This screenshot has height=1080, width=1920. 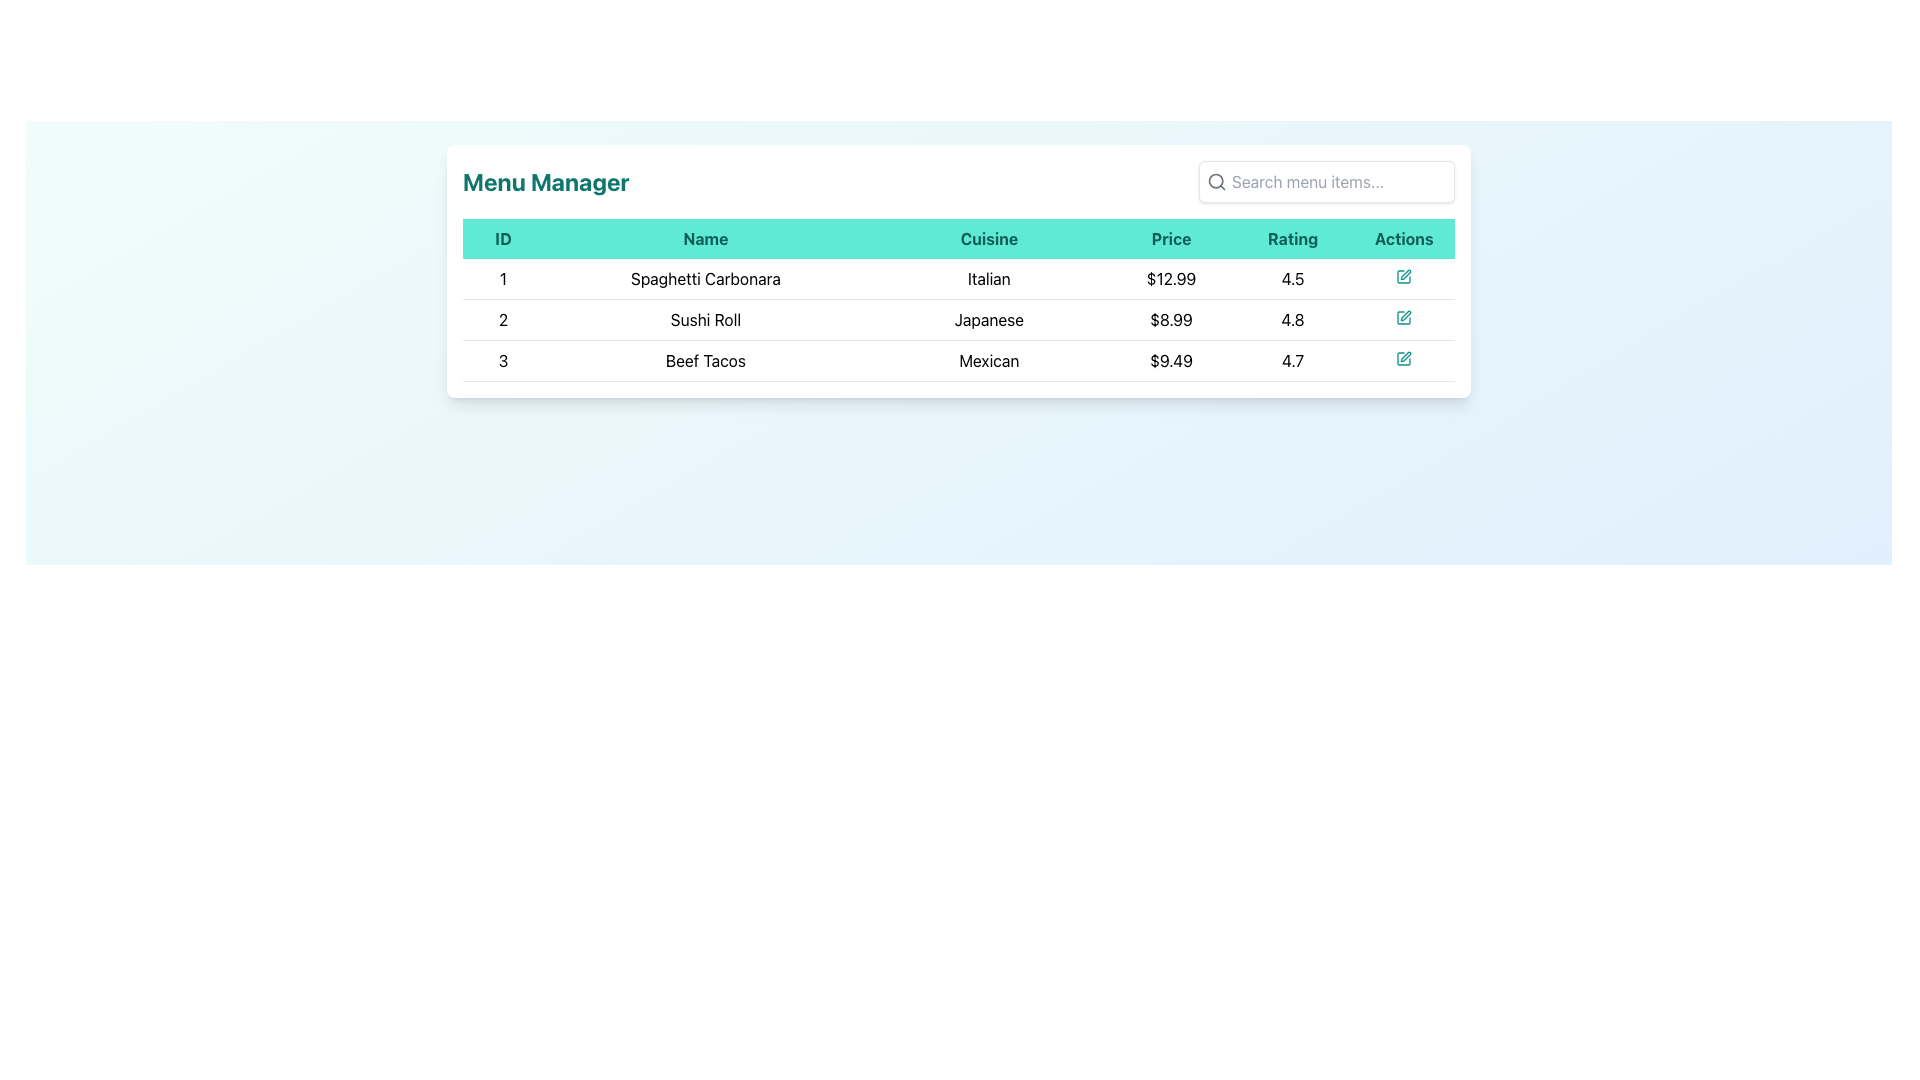 I want to click on the price label for 'Beef Tacos' located in the third row of the menu table, positioned under the 'Price' column, so click(x=1171, y=361).